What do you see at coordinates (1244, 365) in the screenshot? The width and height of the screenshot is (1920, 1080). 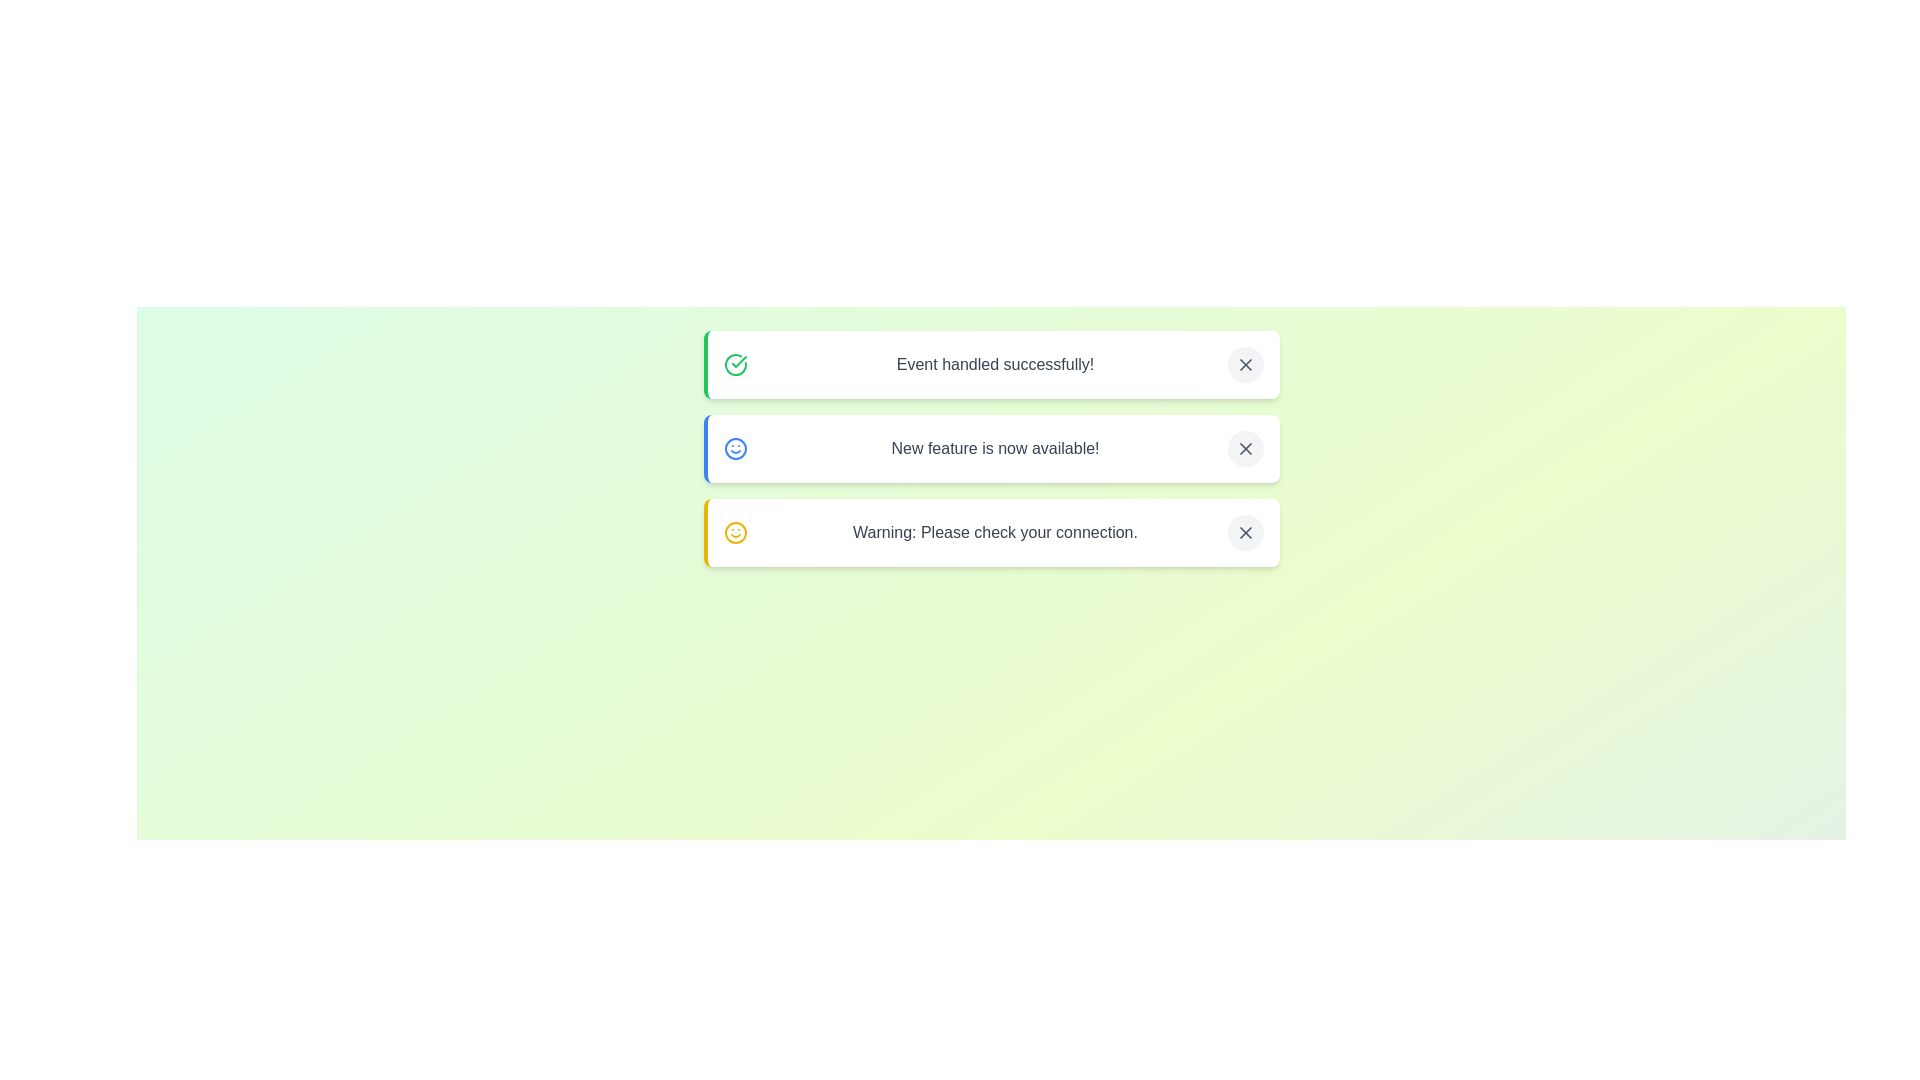 I see `the Close button icon located at the top-right corner of the notification card that displays the message 'Event handled successfully!'` at bounding box center [1244, 365].